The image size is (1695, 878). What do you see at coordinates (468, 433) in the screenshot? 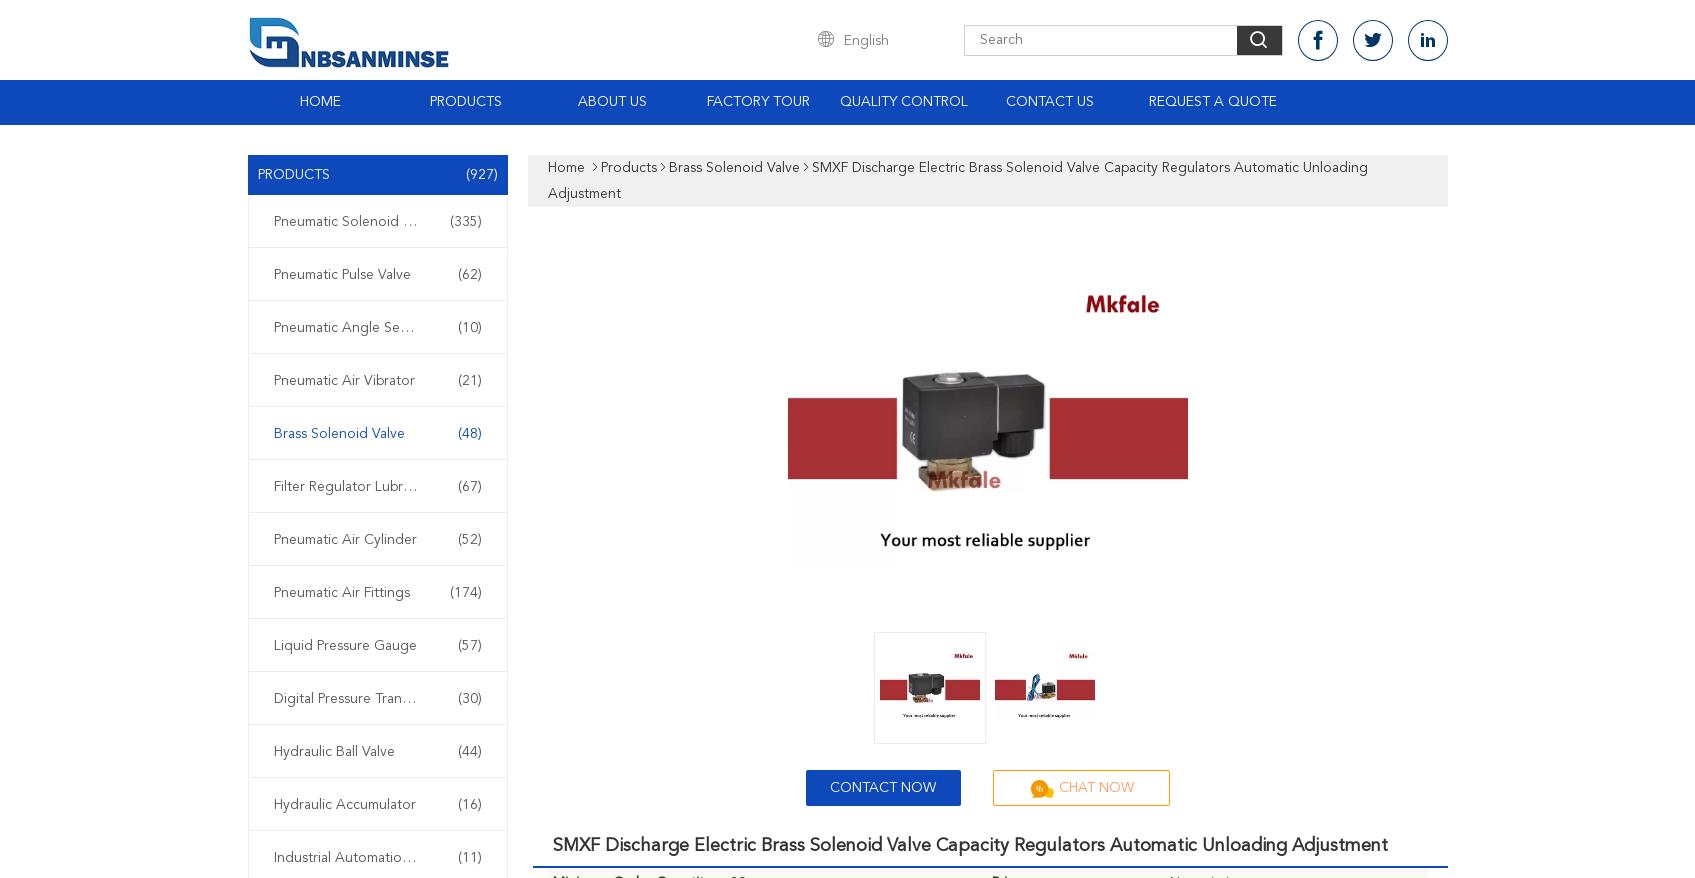
I see `'(48)'` at bounding box center [468, 433].